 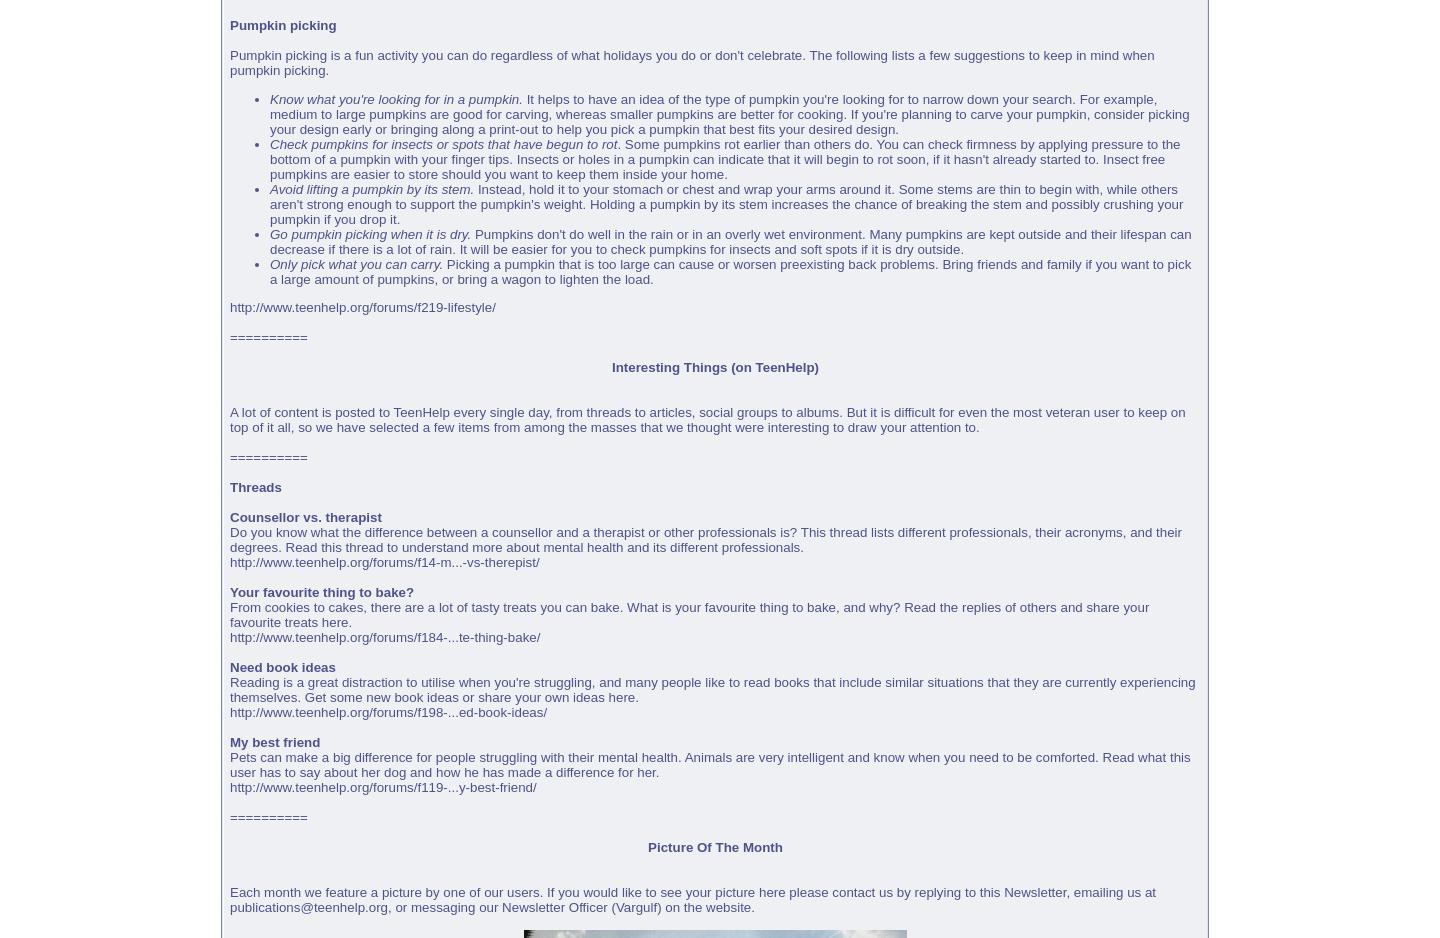 I want to click on 'http://www.teenhelp.org/forums/f14-m...-vs-therepist/', so click(x=383, y=562).